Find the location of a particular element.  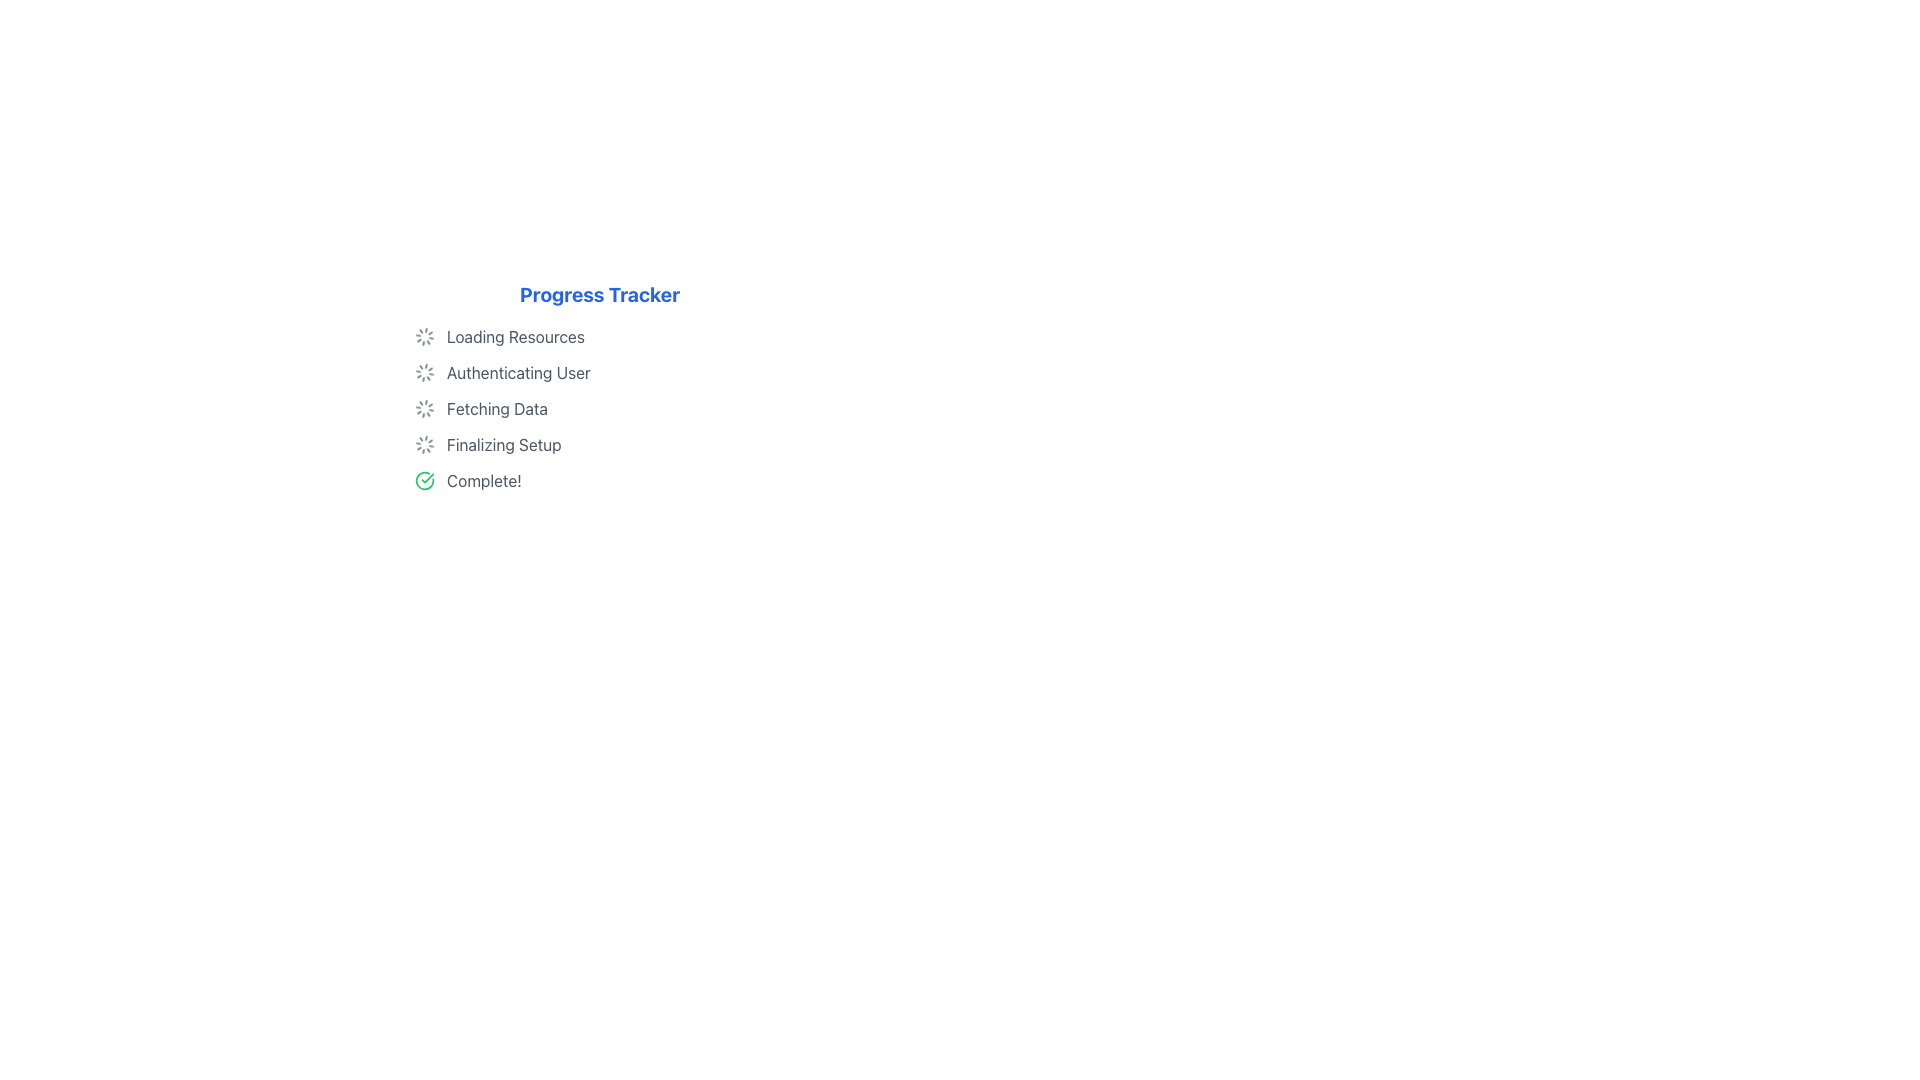

the Animated Loader Icon that indicates the 'Finalizing Setup' step in the process is located at coordinates (424, 443).